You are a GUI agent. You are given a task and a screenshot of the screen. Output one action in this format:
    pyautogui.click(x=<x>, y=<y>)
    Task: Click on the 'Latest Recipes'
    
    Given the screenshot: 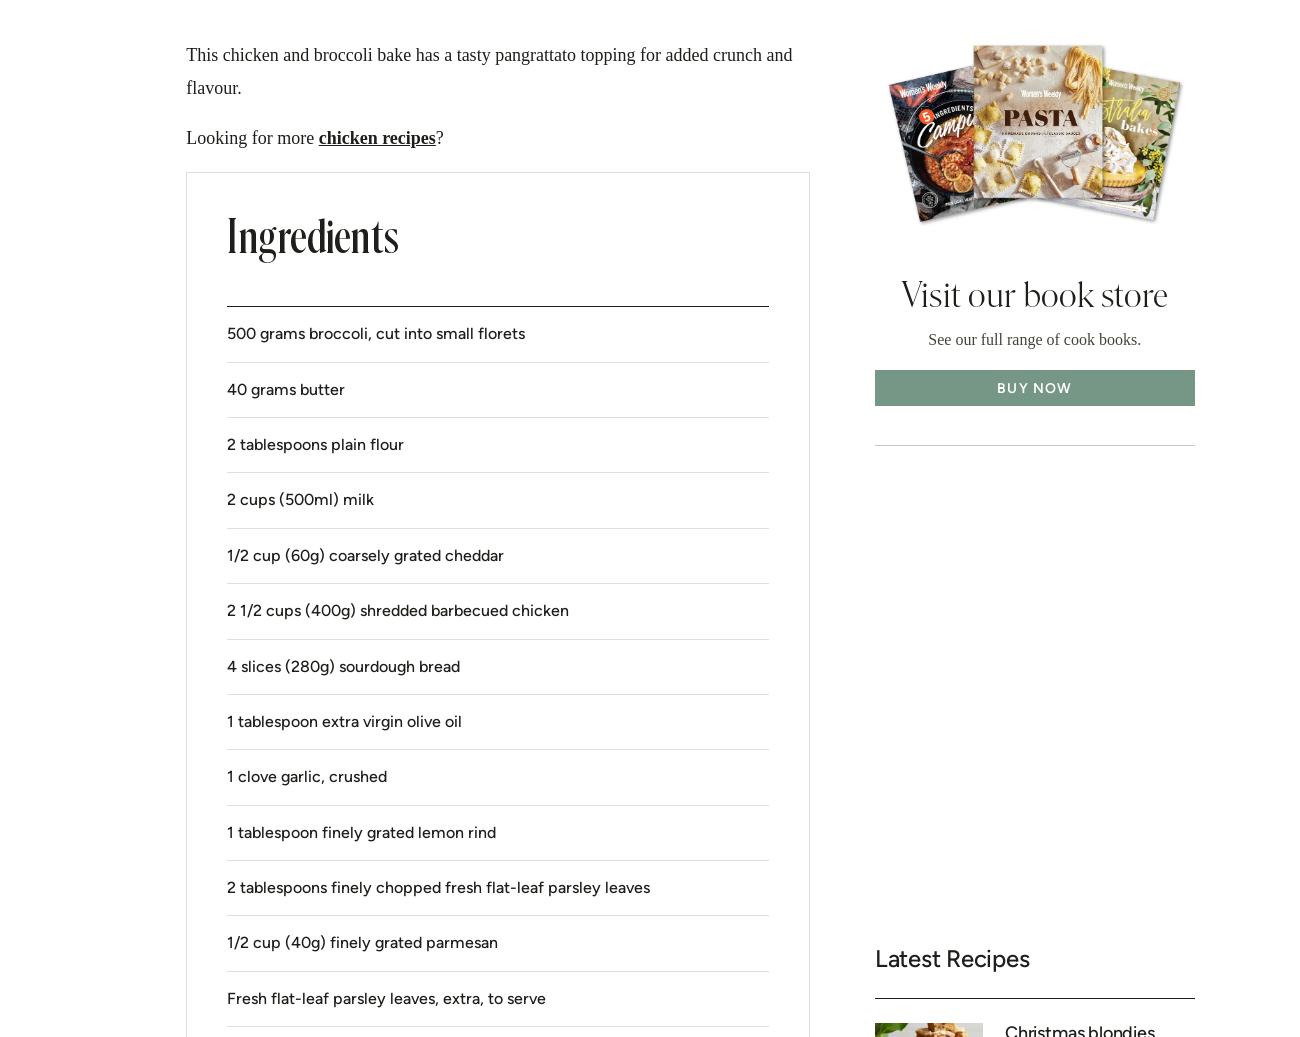 What is the action you would take?
    pyautogui.click(x=951, y=958)
    